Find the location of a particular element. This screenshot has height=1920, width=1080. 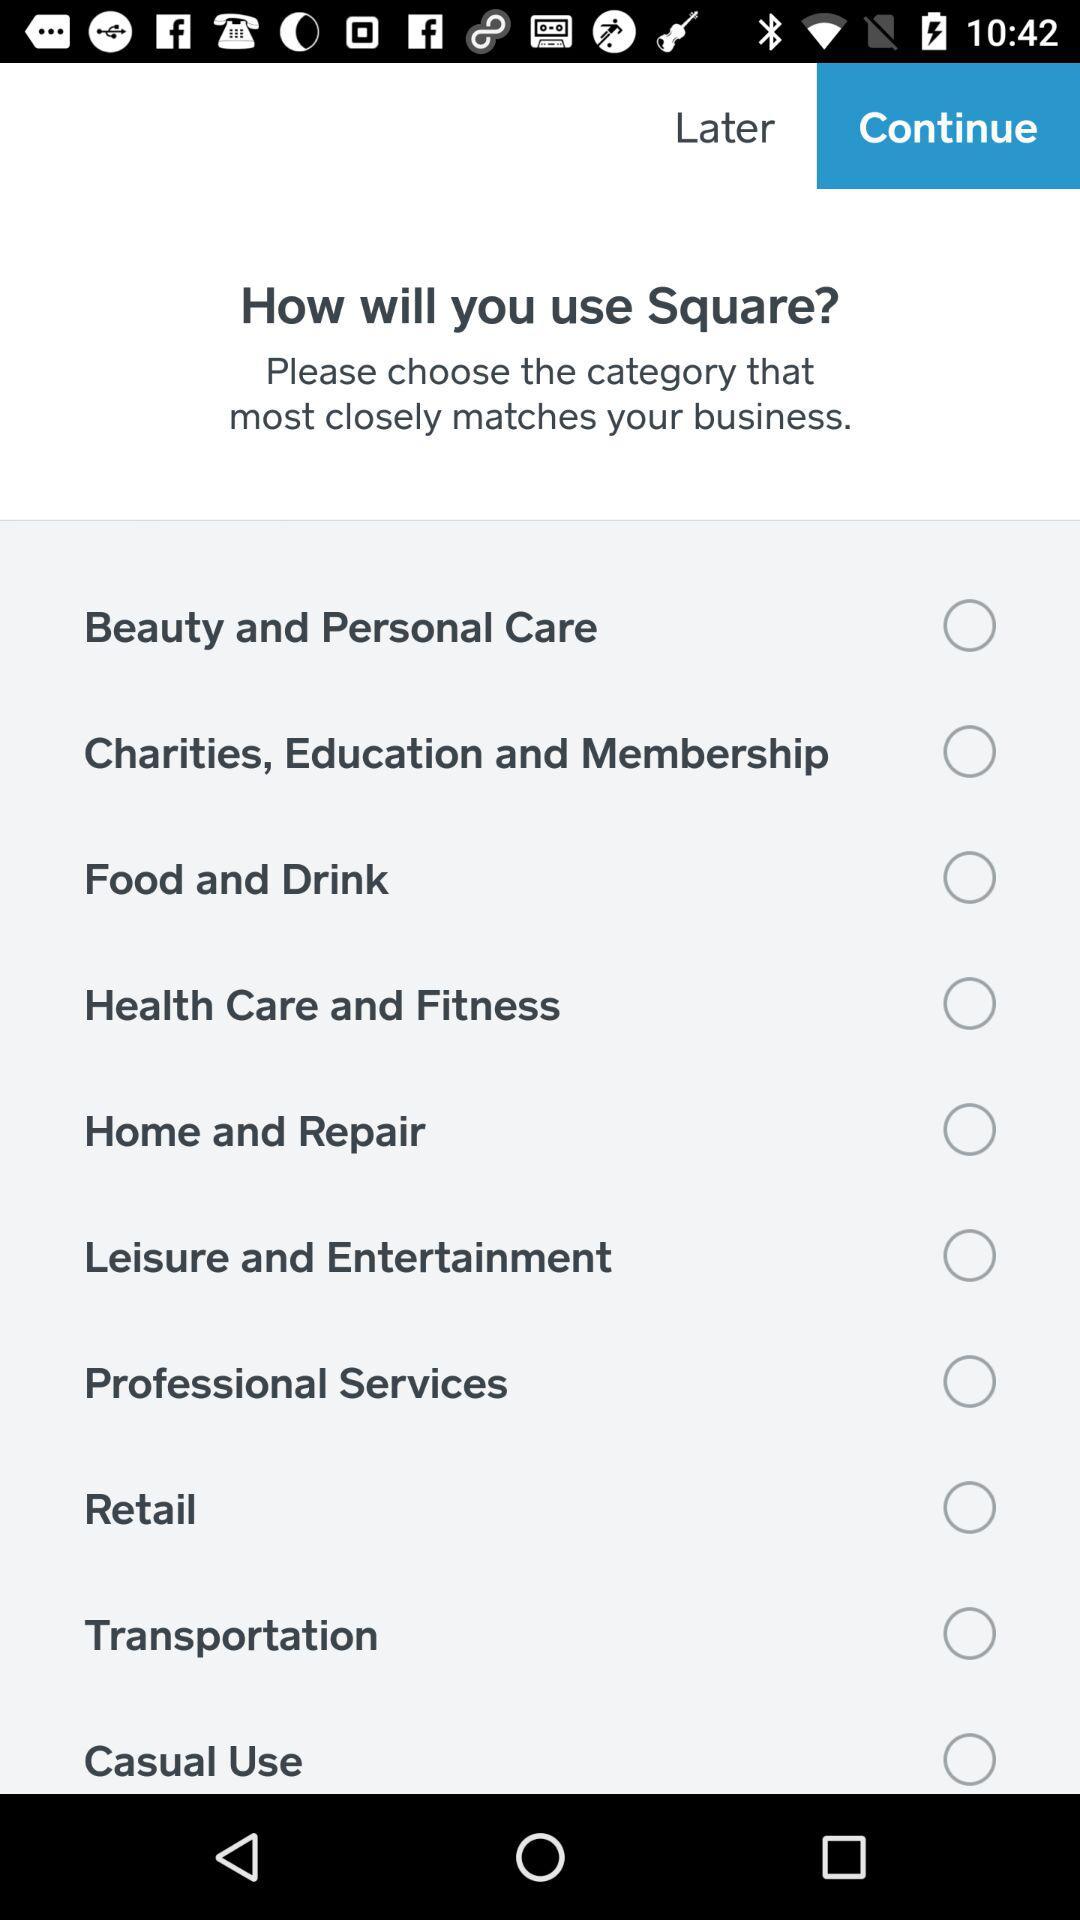

the please choose the icon is located at coordinates (540, 391).